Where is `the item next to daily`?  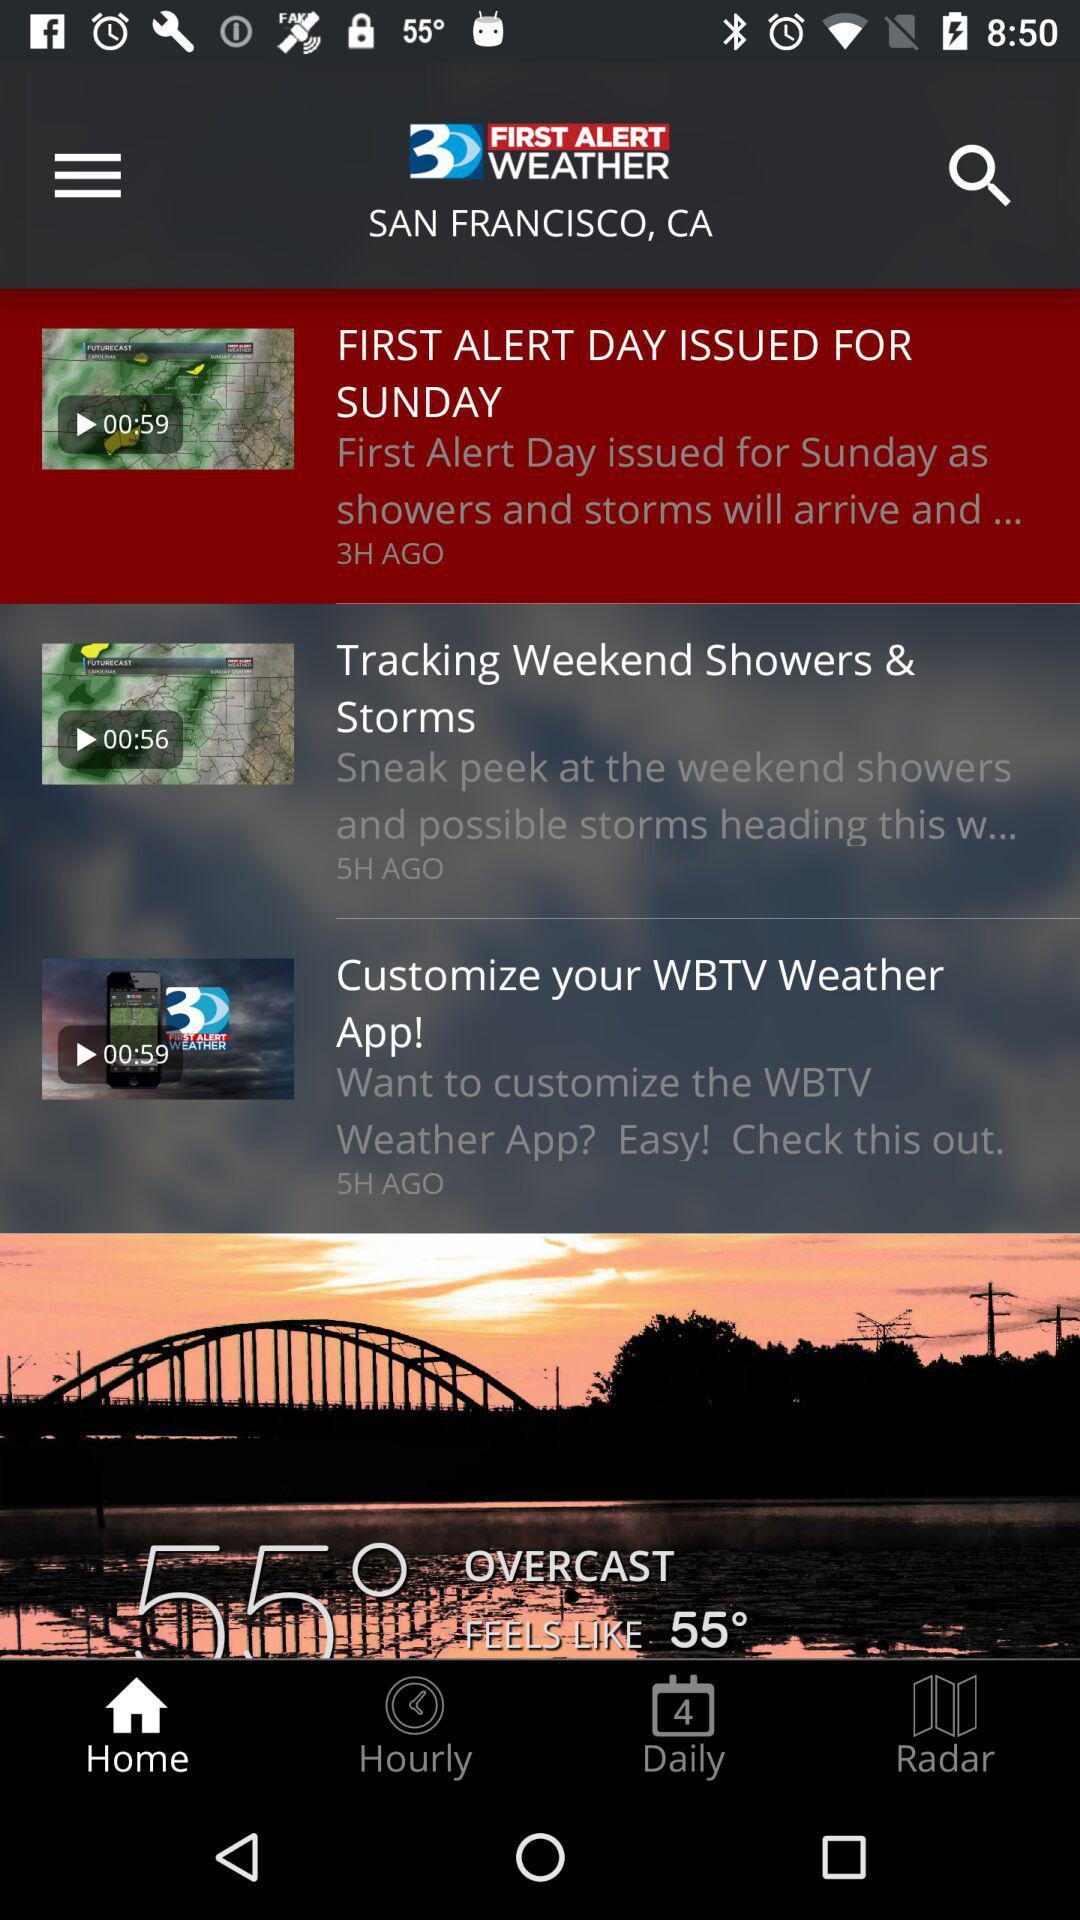 the item next to daily is located at coordinates (945, 1726).